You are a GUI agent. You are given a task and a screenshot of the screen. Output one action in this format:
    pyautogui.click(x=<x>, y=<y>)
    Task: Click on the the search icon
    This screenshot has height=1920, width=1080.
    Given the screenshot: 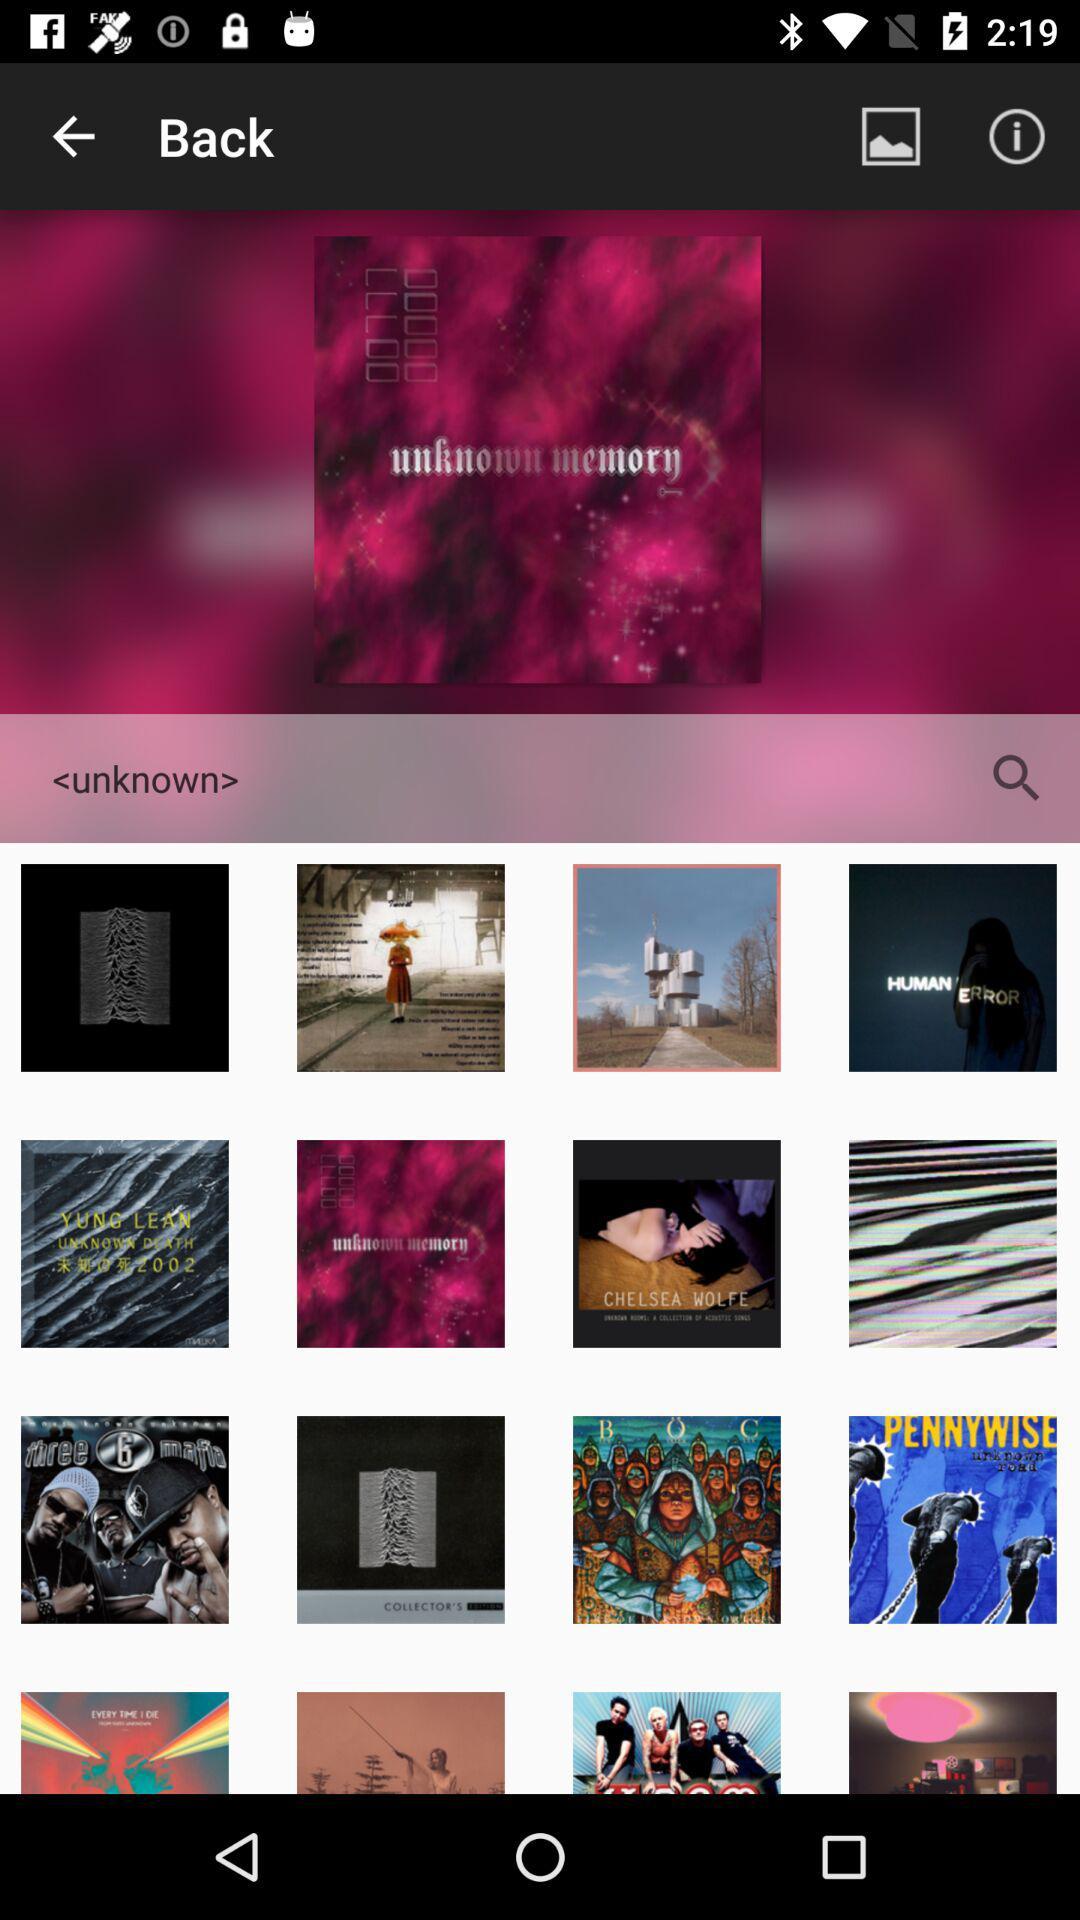 What is the action you would take?
    pyautogui.click(x=1017, y=777)
    